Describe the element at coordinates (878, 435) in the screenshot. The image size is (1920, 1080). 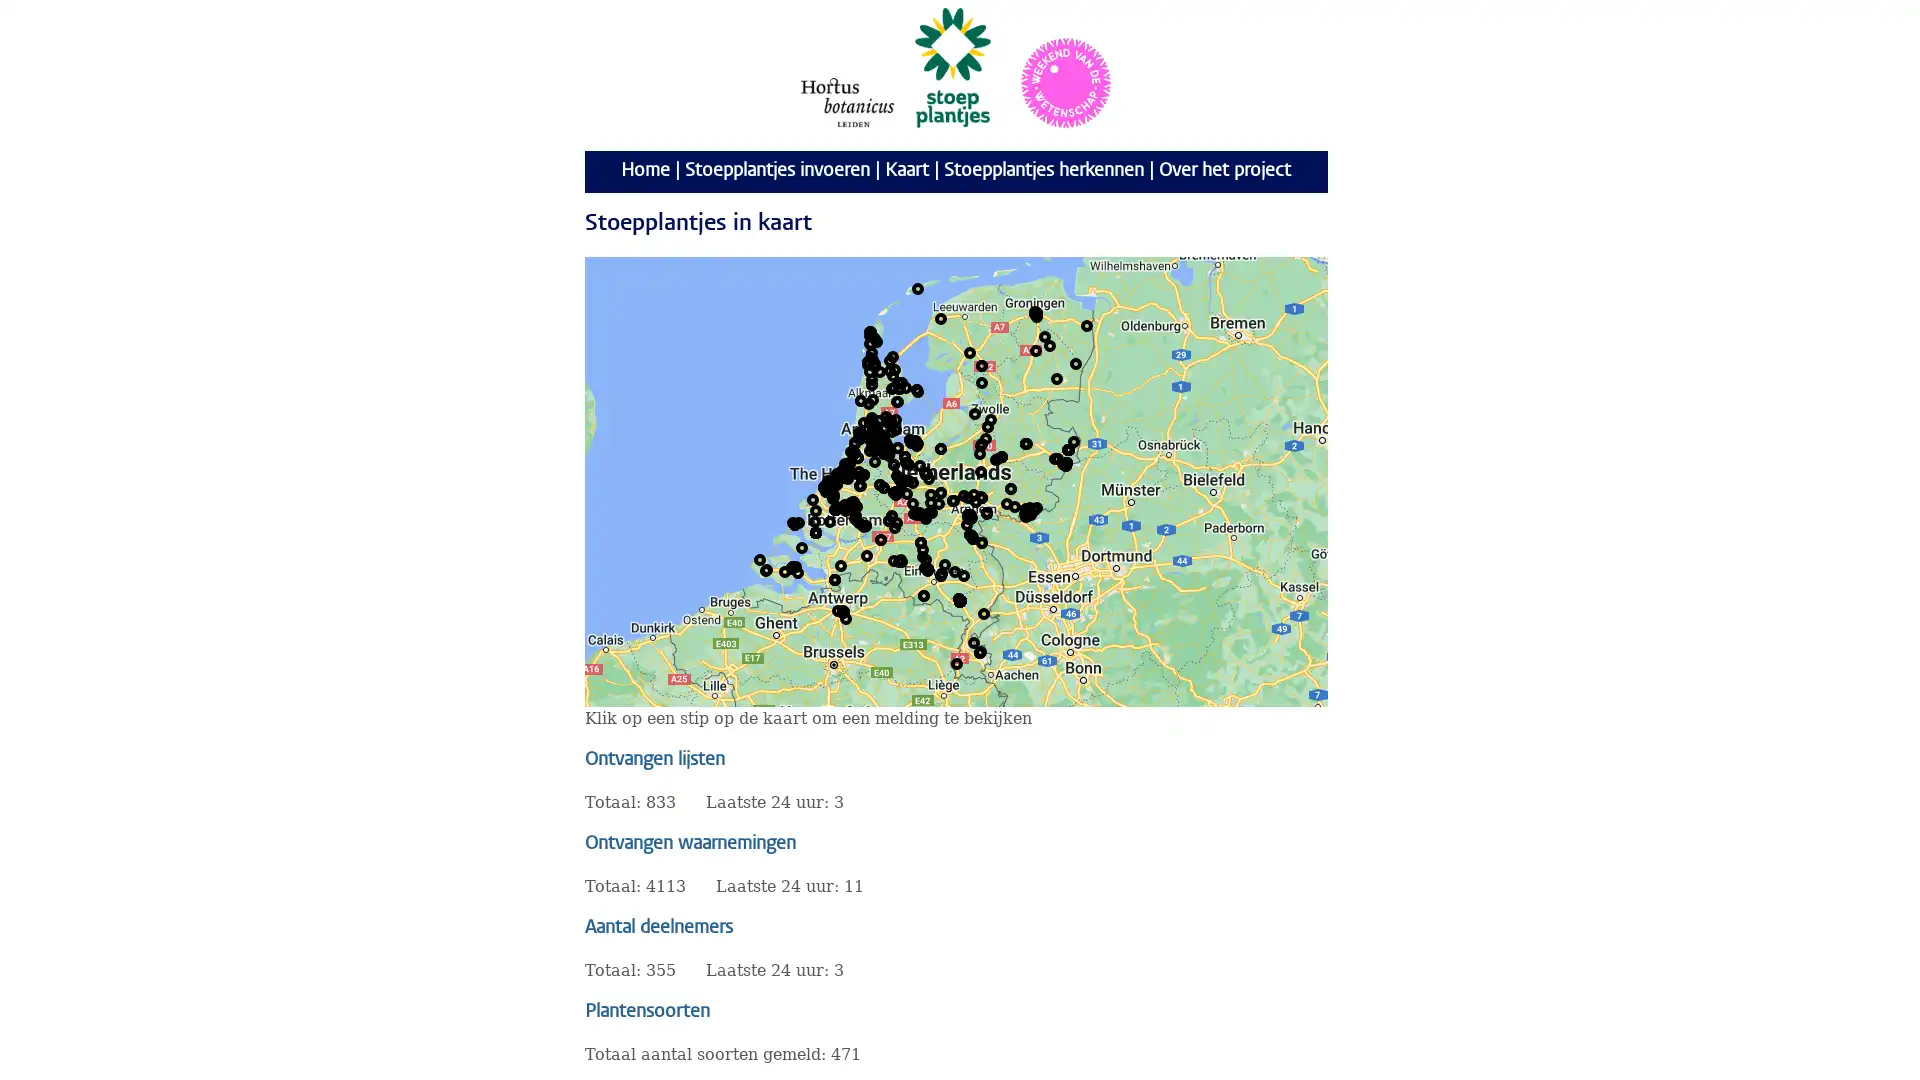
I see `Telling van op 15 mei 2022` at that location.